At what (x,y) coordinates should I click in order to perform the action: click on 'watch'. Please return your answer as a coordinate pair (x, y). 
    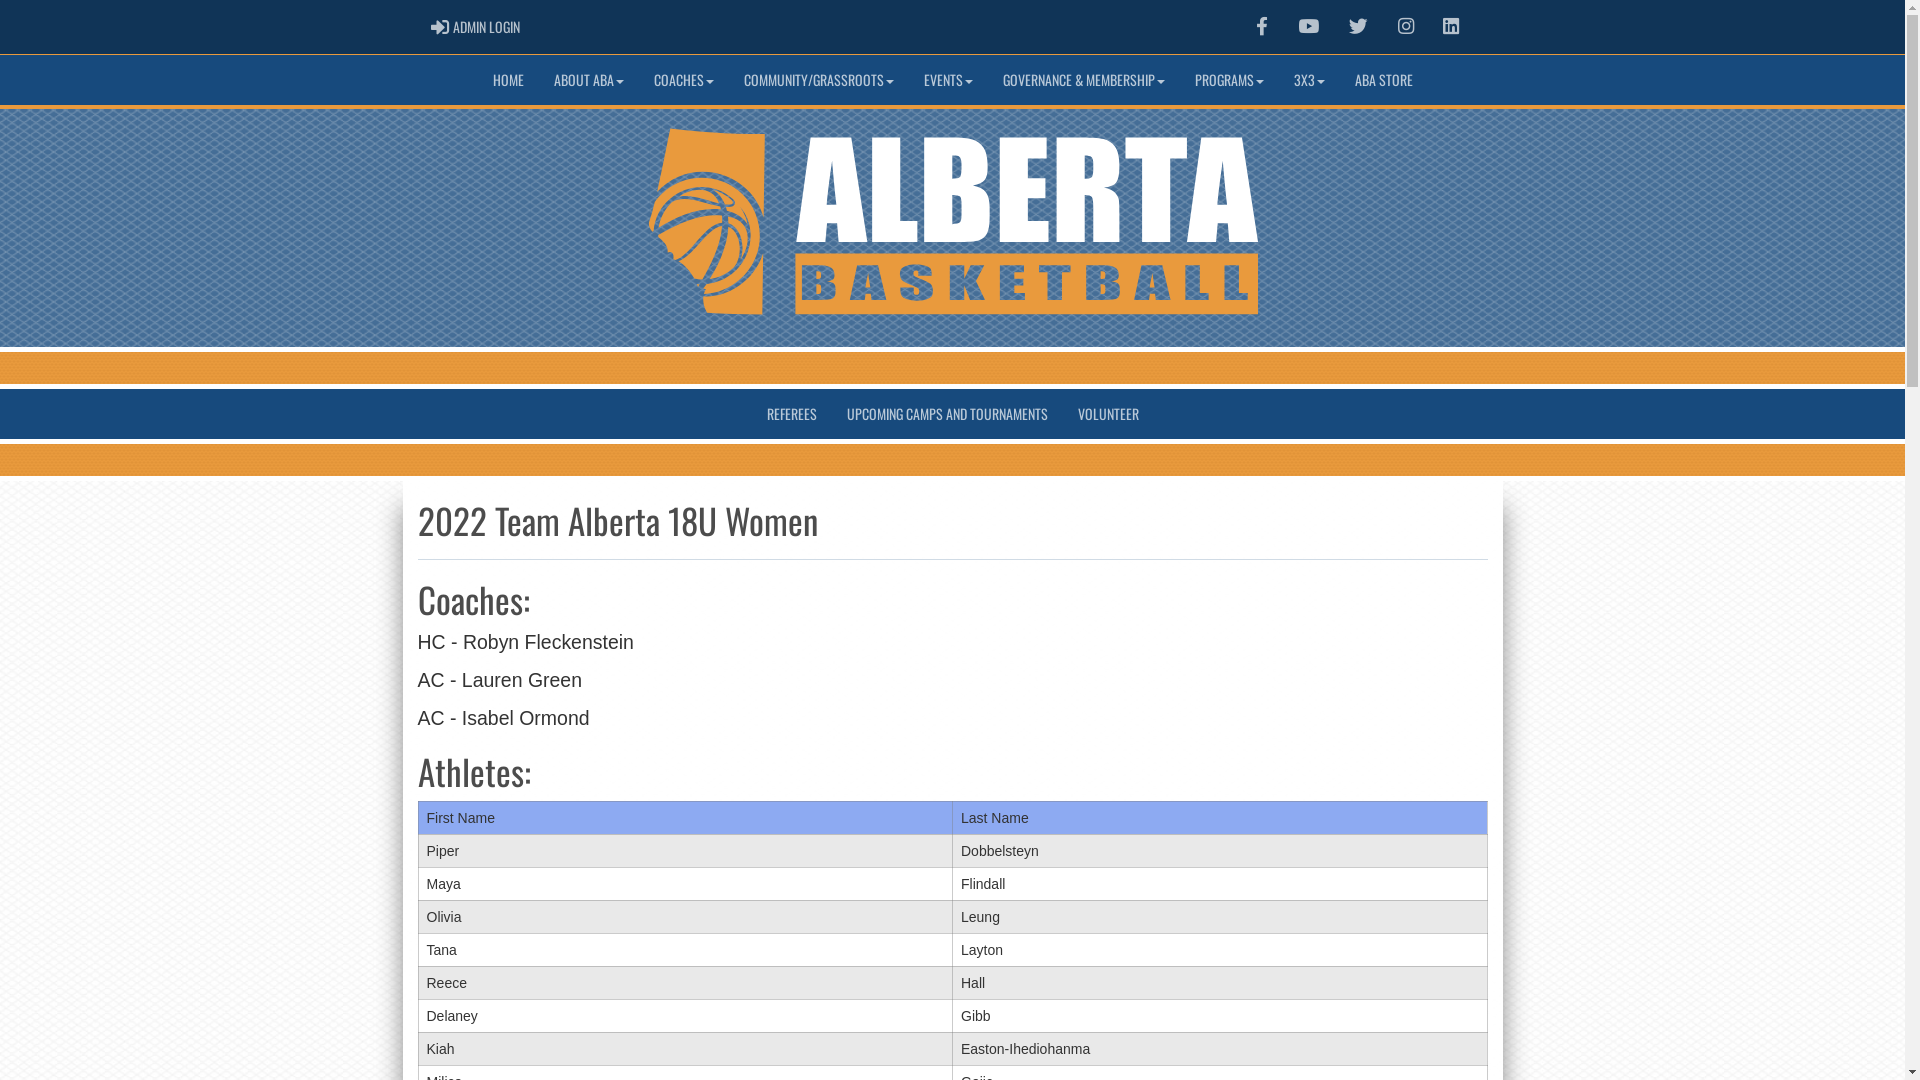
    Looking at the image, I should click on (1297, 26).